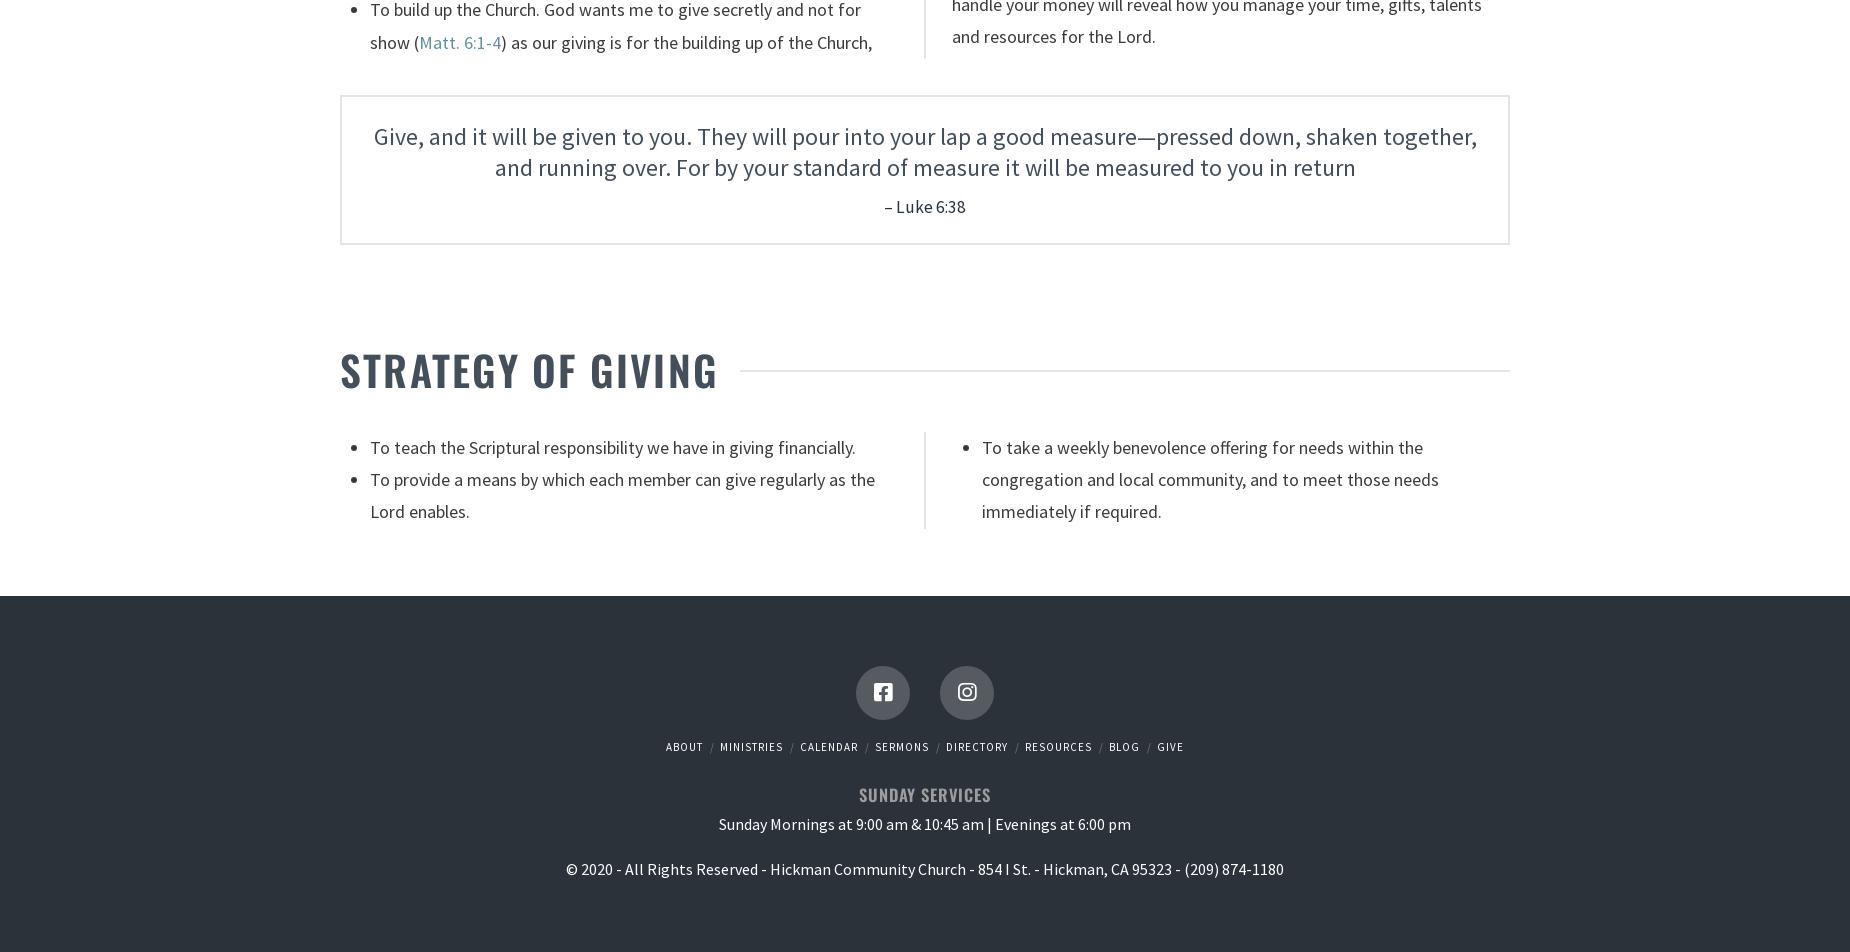  I want to click on '© 2020 - All Rights Reserved - Hickman Community Church - 854 I St. - Hickman, CA 95323 - (209) 874-1180', so click(925, 868).